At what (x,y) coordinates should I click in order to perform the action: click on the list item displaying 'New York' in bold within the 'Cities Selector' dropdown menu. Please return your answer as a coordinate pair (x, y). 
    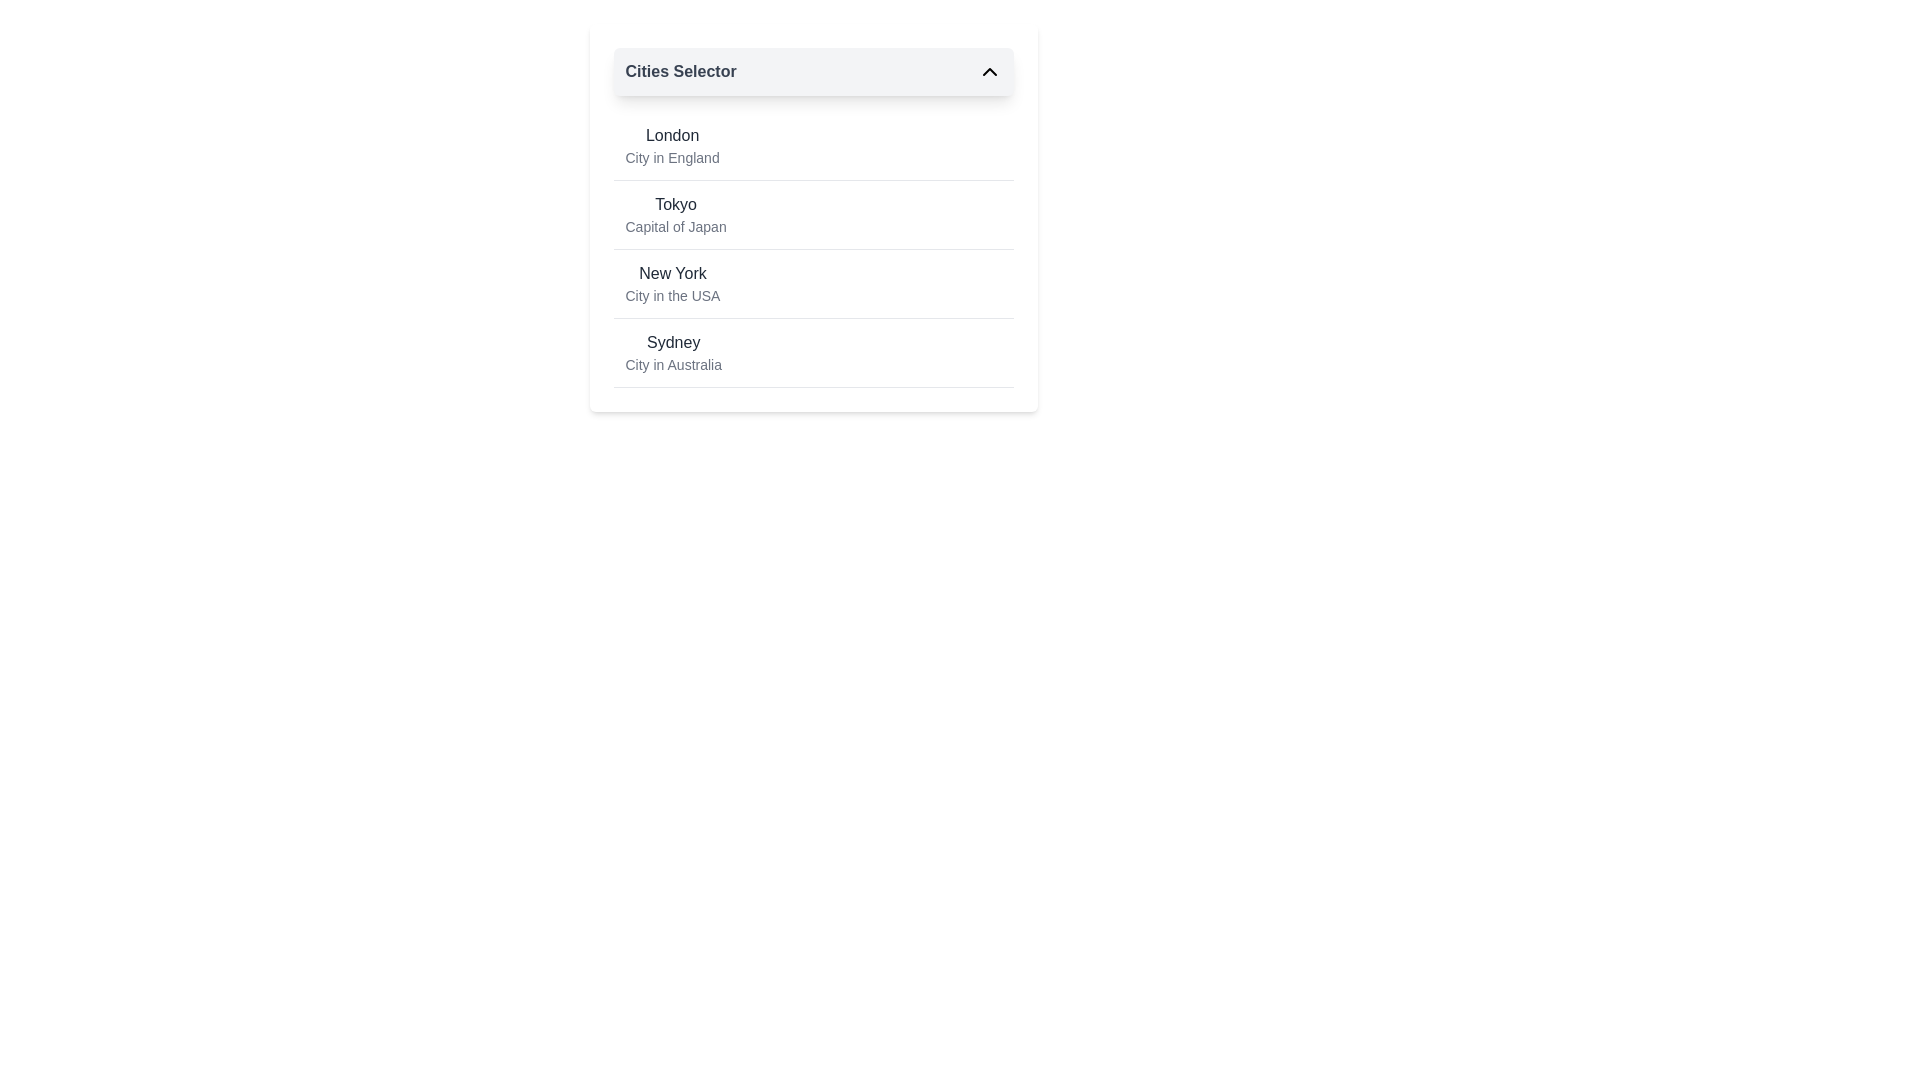
    Looking at the image, I should click on (813, 284).